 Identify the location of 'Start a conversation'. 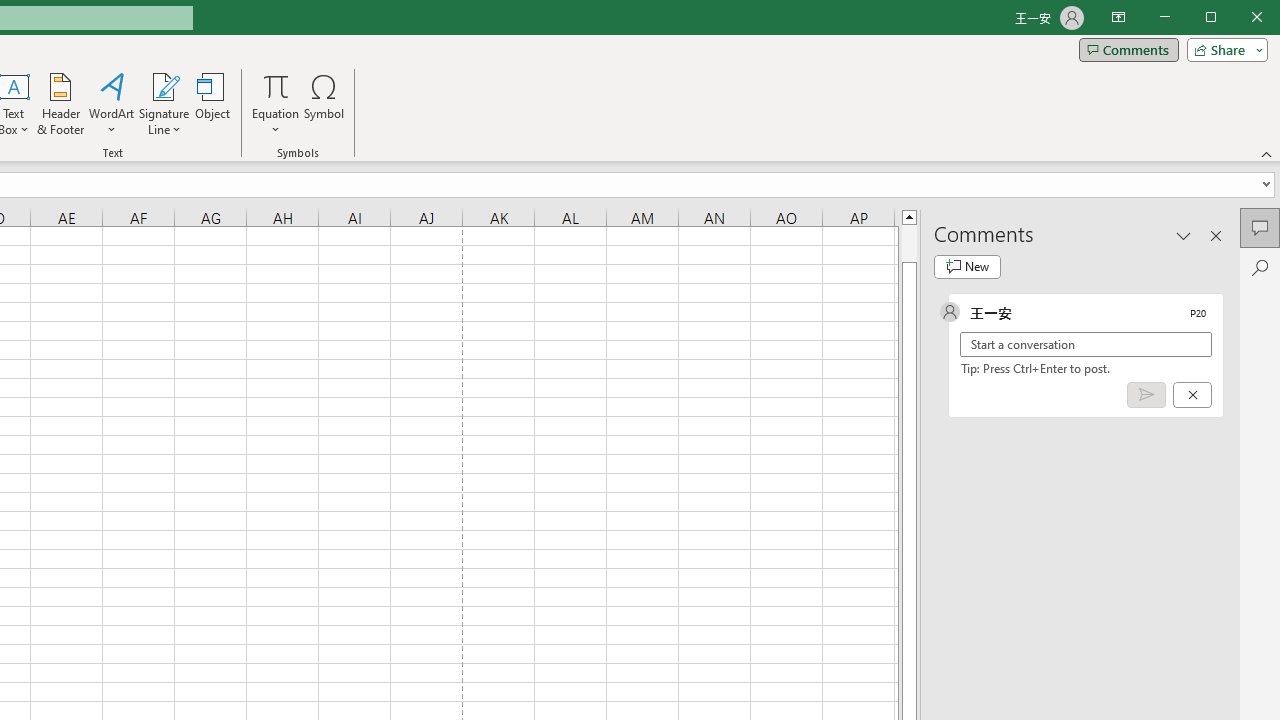
(1085, 343).